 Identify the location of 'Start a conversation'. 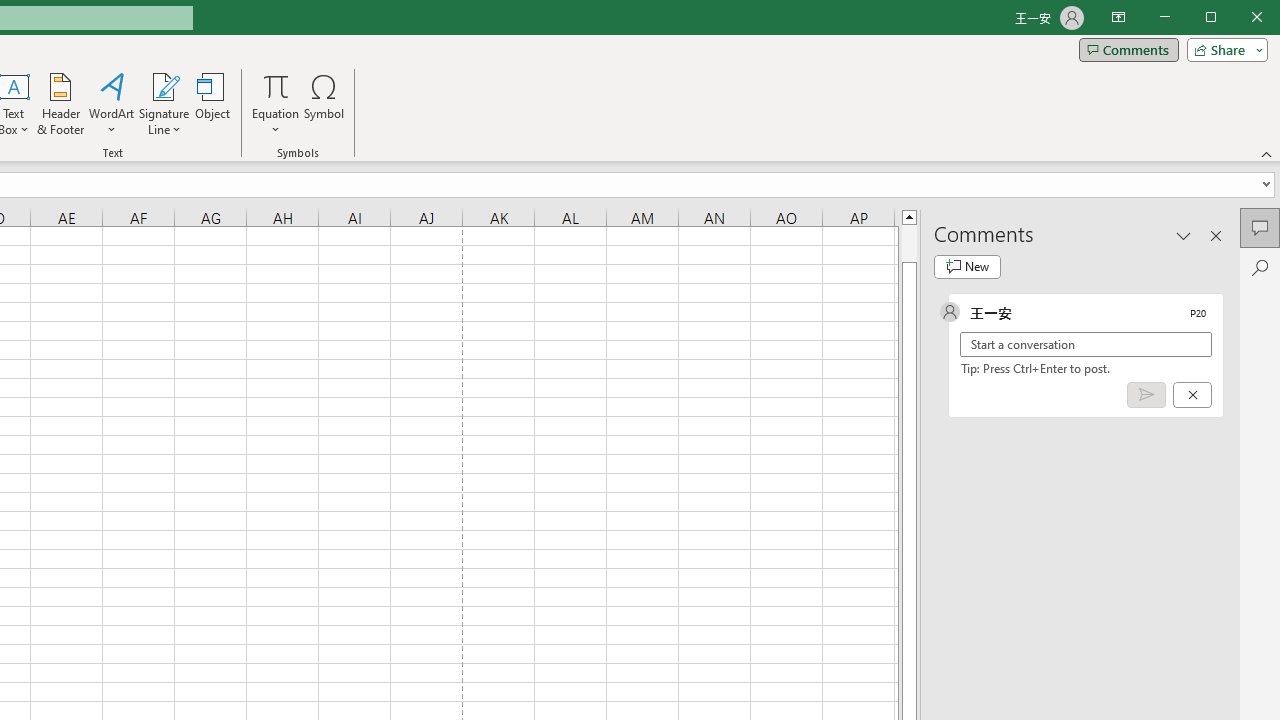
(1085, 343).